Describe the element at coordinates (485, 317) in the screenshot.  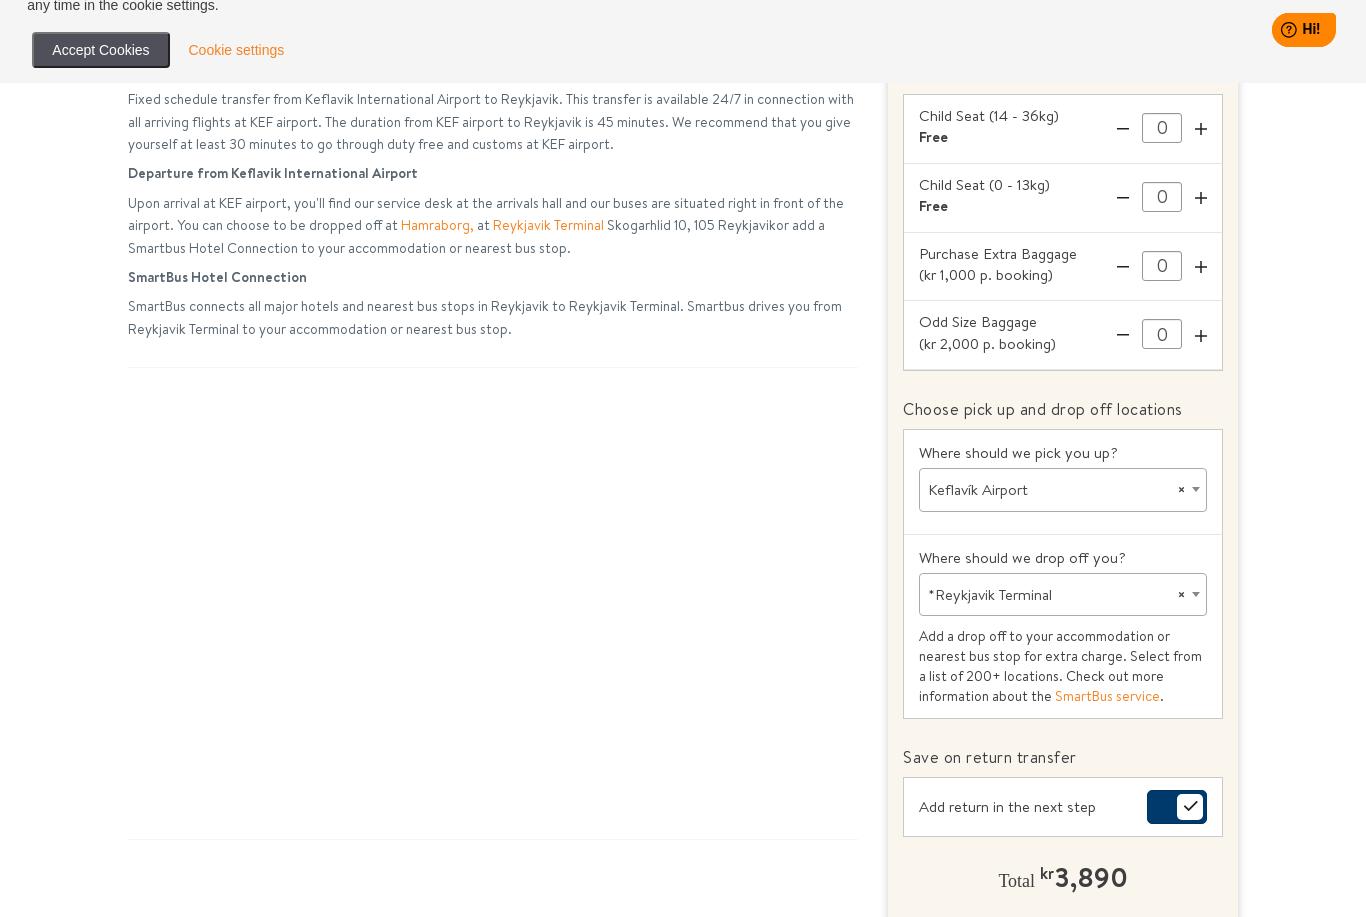
I see `'SmartBus connects all major hotels and nearest bus stops in Reykjavik to Reykjavik Terminal. Smartbus drives you from Reykjavik Terminal to your accommodation or nearest bus stop.'` at that location.